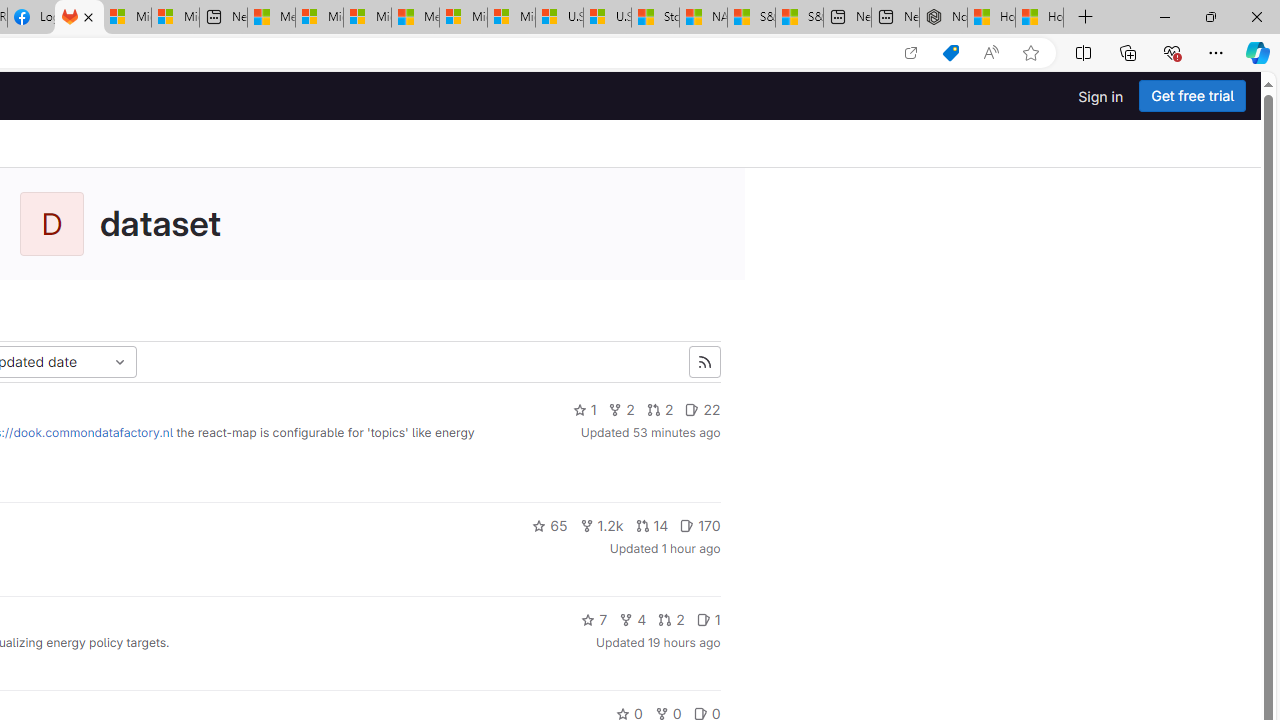  What do you see at coordinates (700, 524) in the screenshot?
I see `'170'` at bounding box center [700, 524].